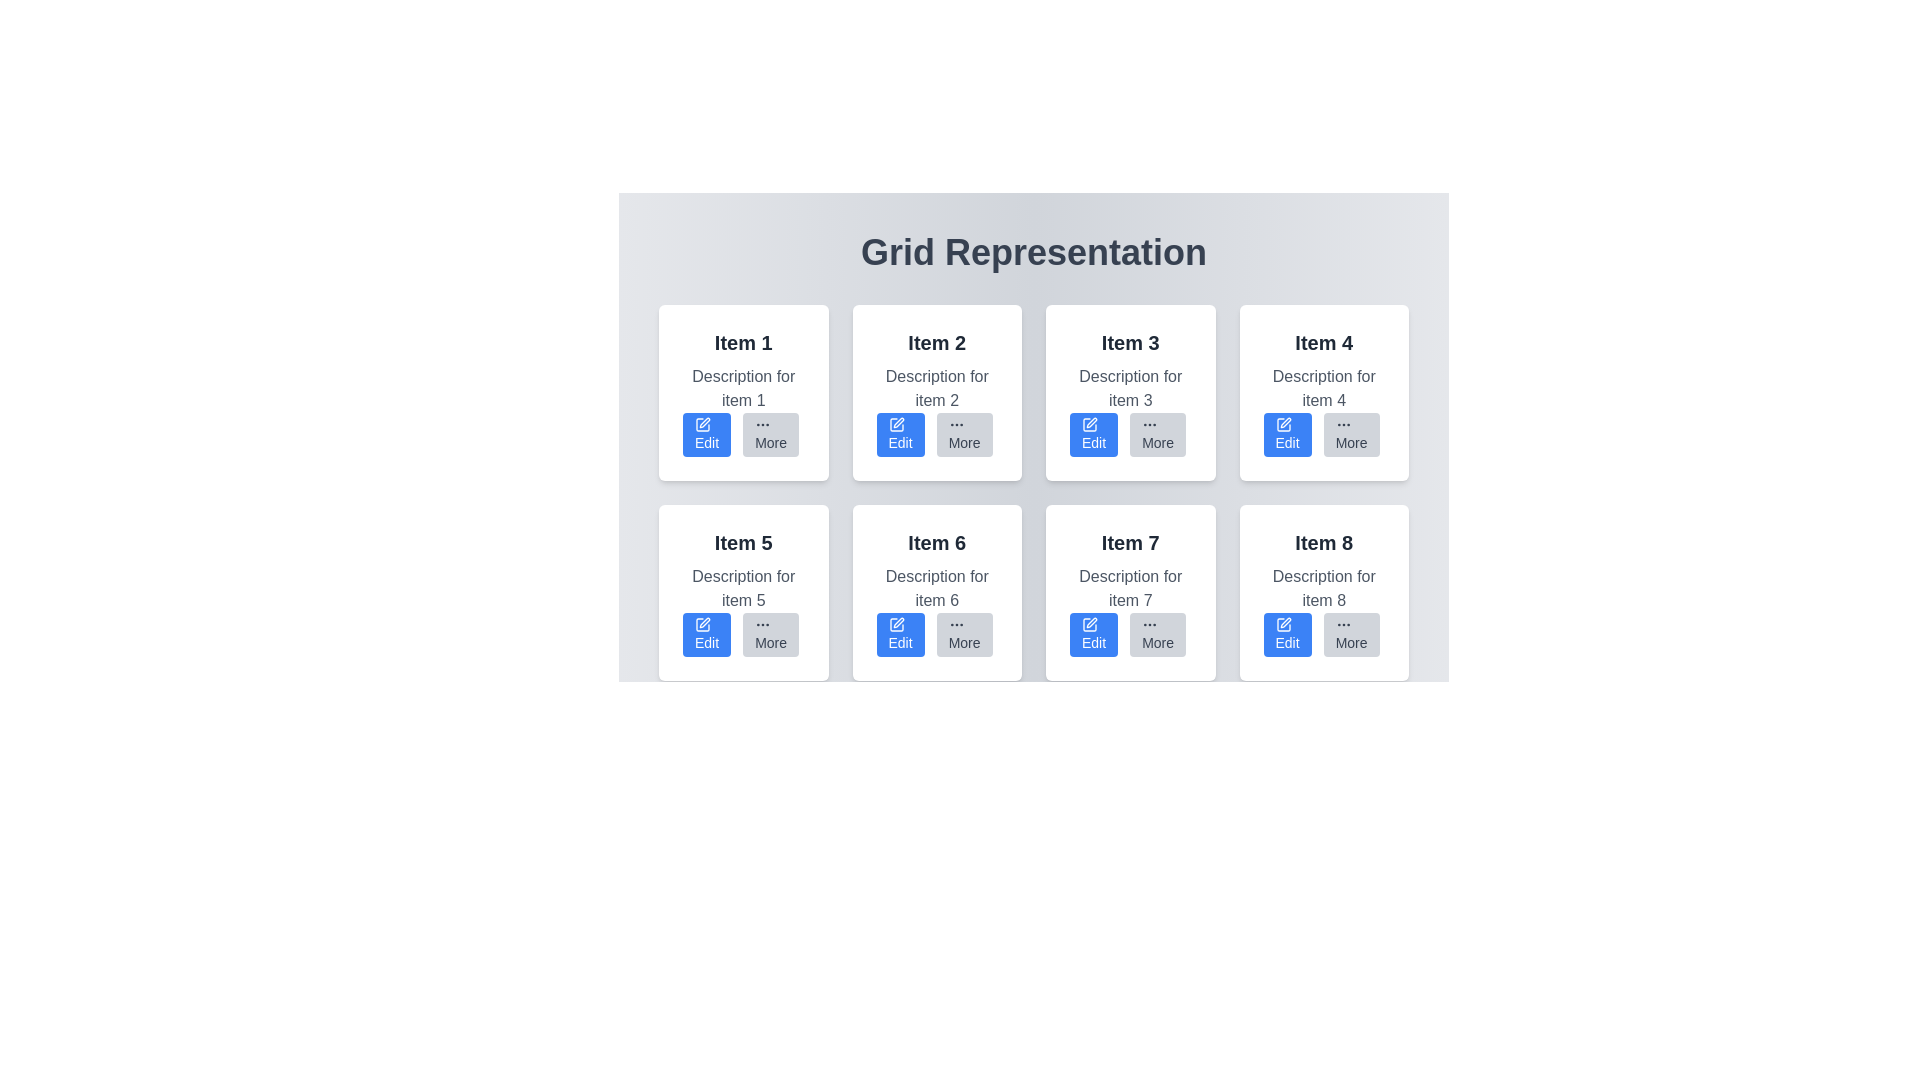 Image resolution: width=1920 pixels, height=1080 pixels. I want to click on the static descriptive text located beneath the header 'Item 5' and above the buttons labeled 'Edit' and 'More', so click(742, 588).